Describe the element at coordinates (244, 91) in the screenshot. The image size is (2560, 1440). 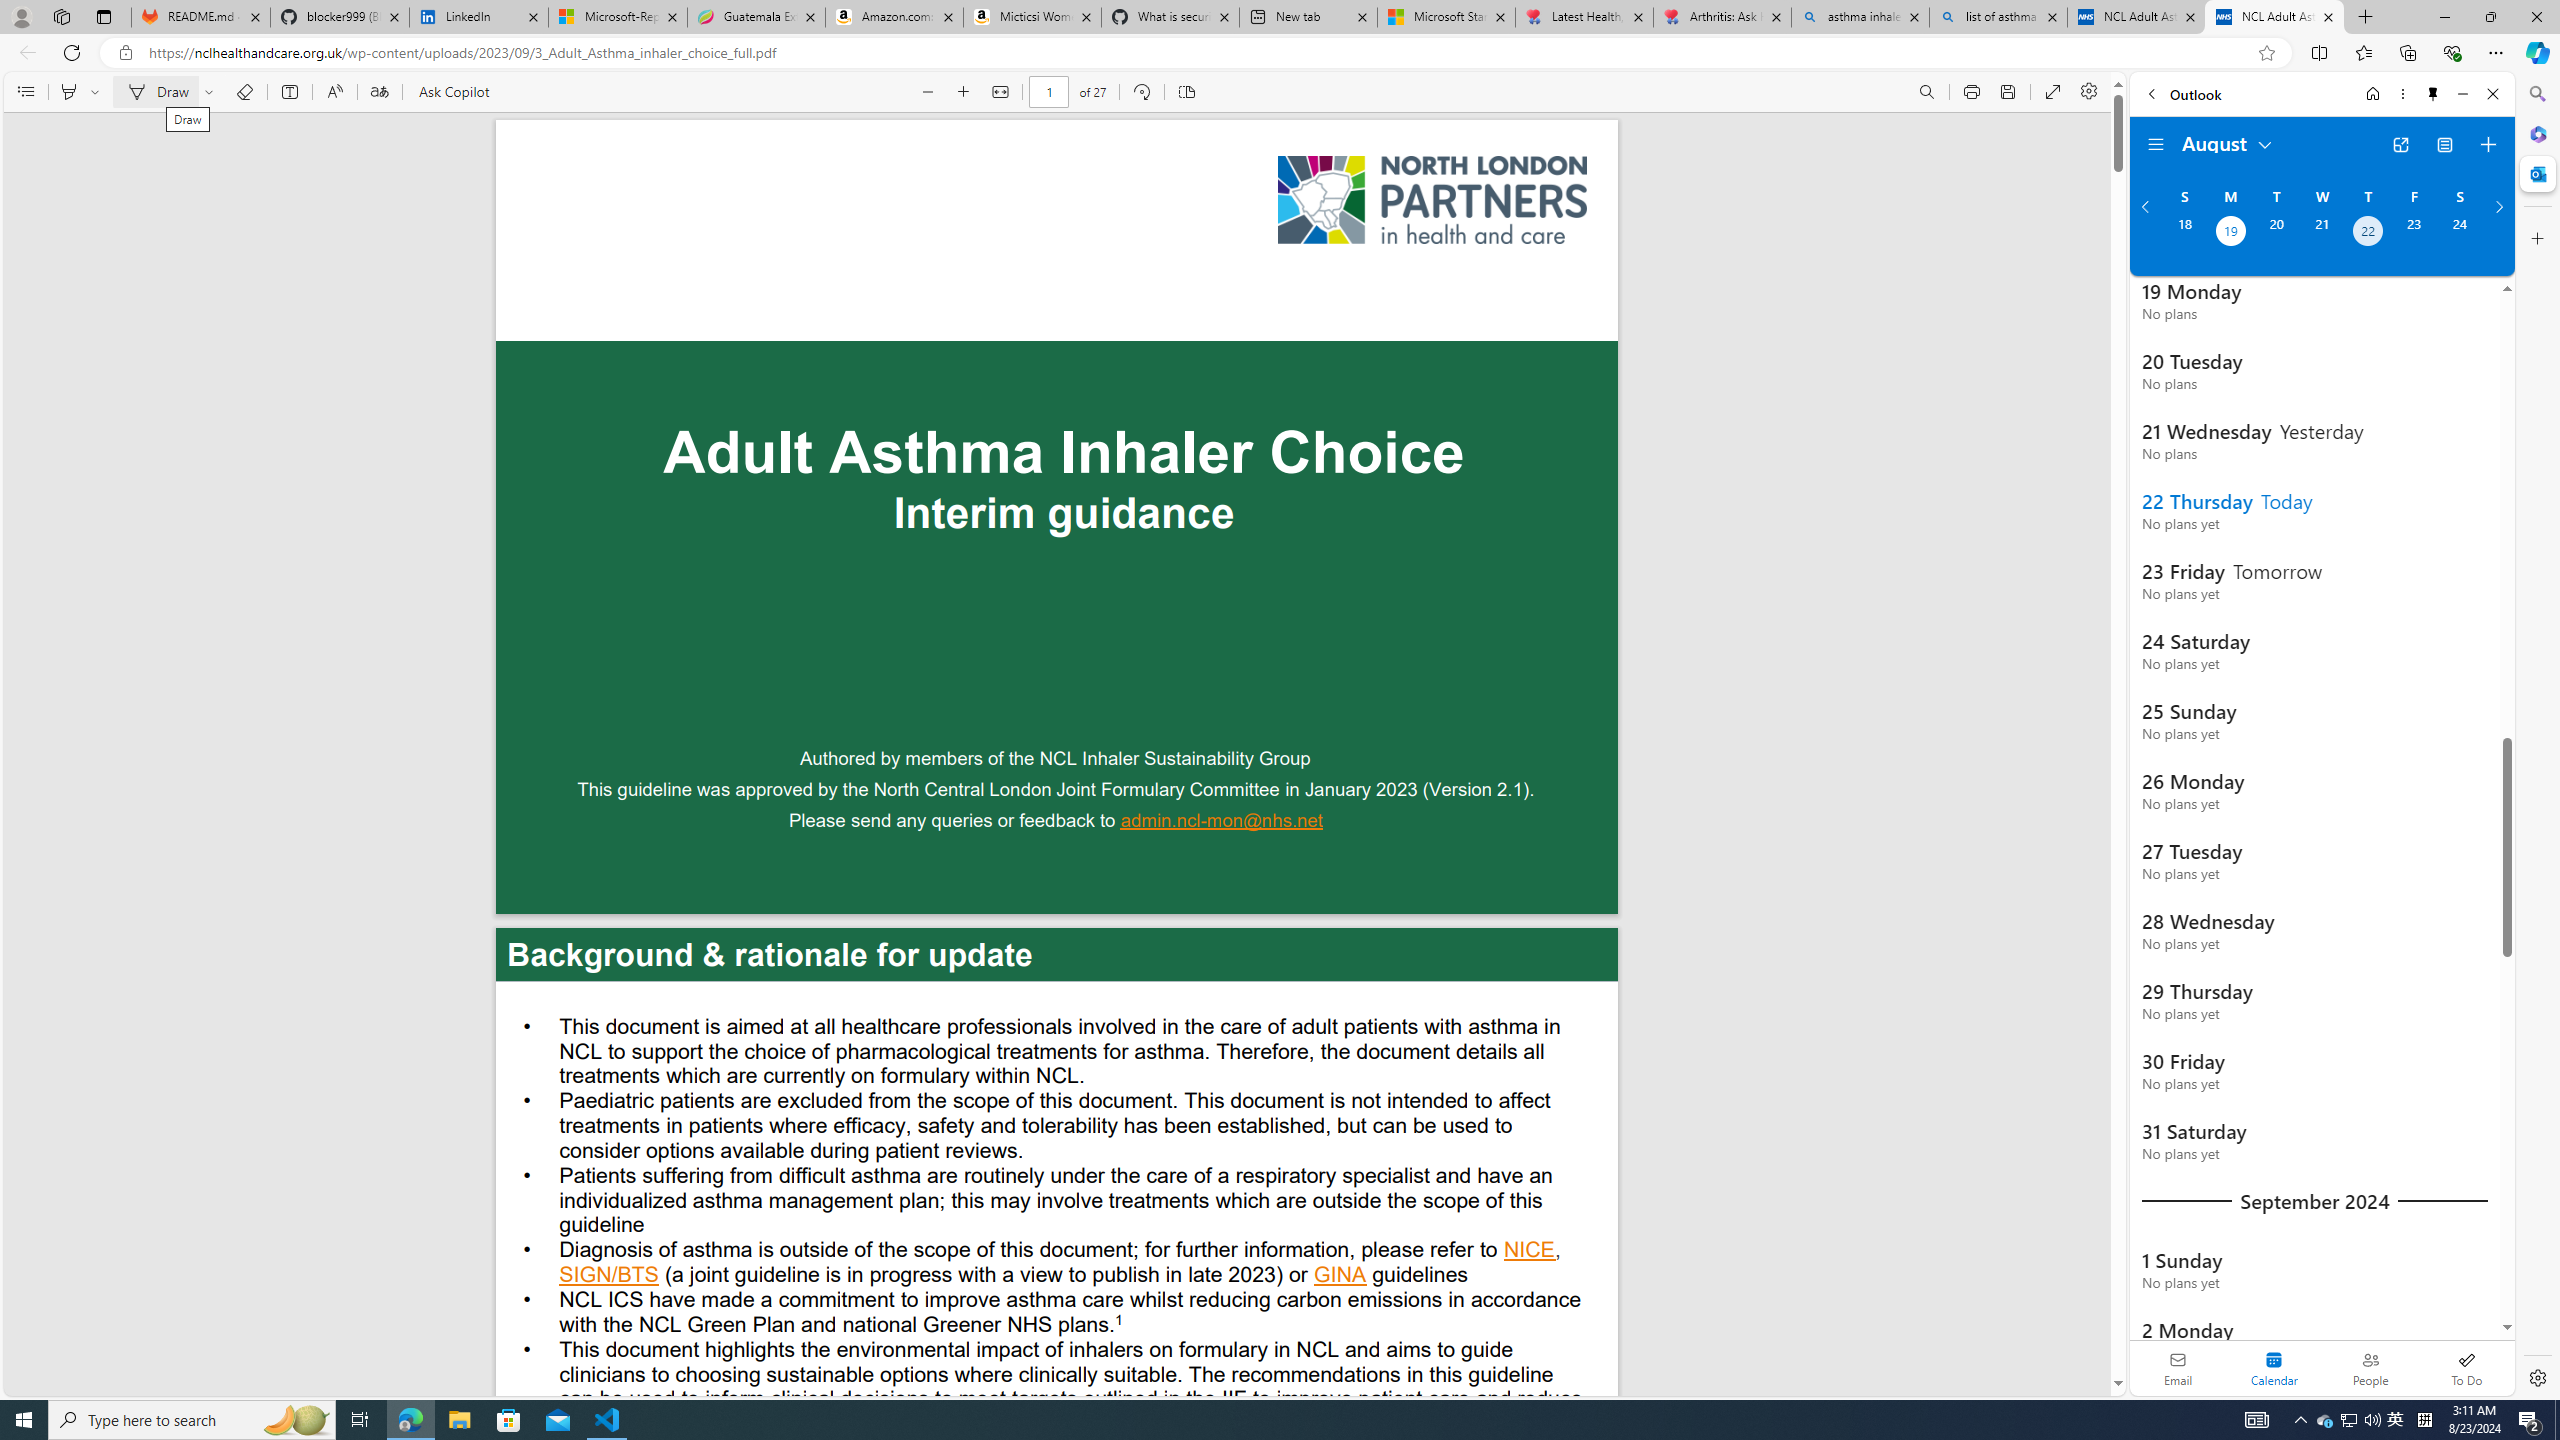
I see `'Erase'` at that location.